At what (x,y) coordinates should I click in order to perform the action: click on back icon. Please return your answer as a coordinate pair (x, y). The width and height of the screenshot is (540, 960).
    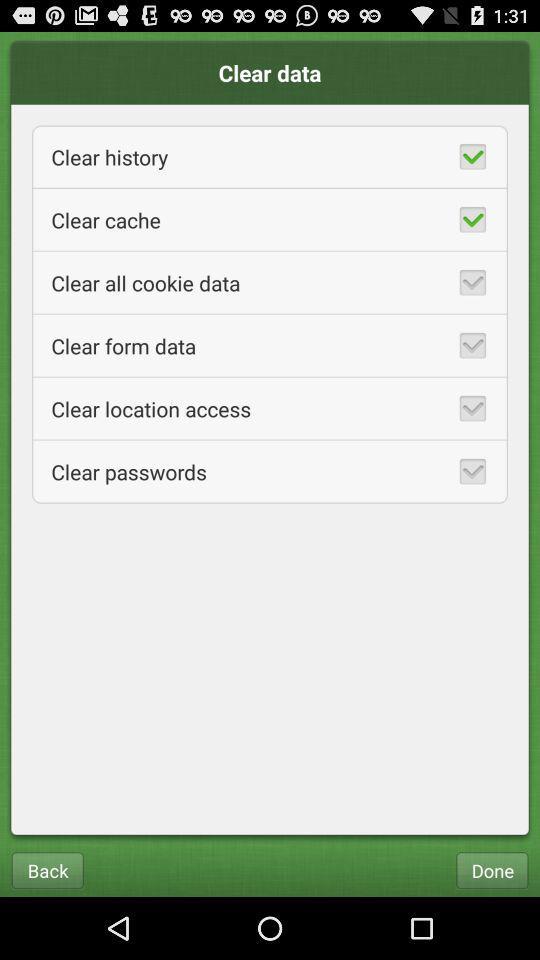
    Looking at the image, I should click on (47, 869).